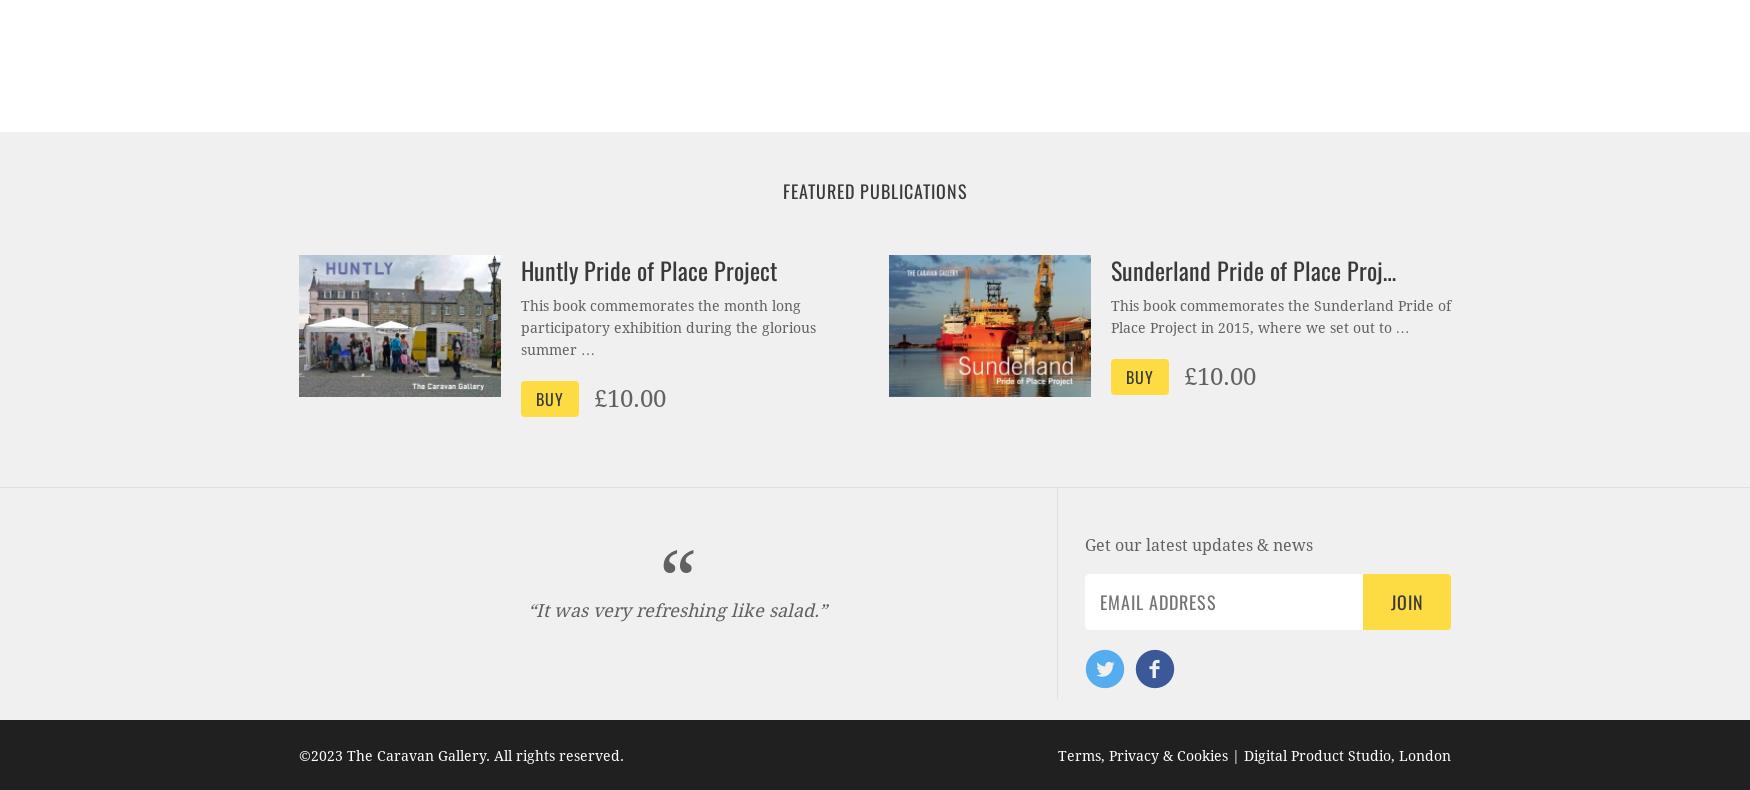 Image resolution: width=1750 pixels, height=790 pixels. I want to click on 'Digital Product Studio, London', so click(1244, 756).